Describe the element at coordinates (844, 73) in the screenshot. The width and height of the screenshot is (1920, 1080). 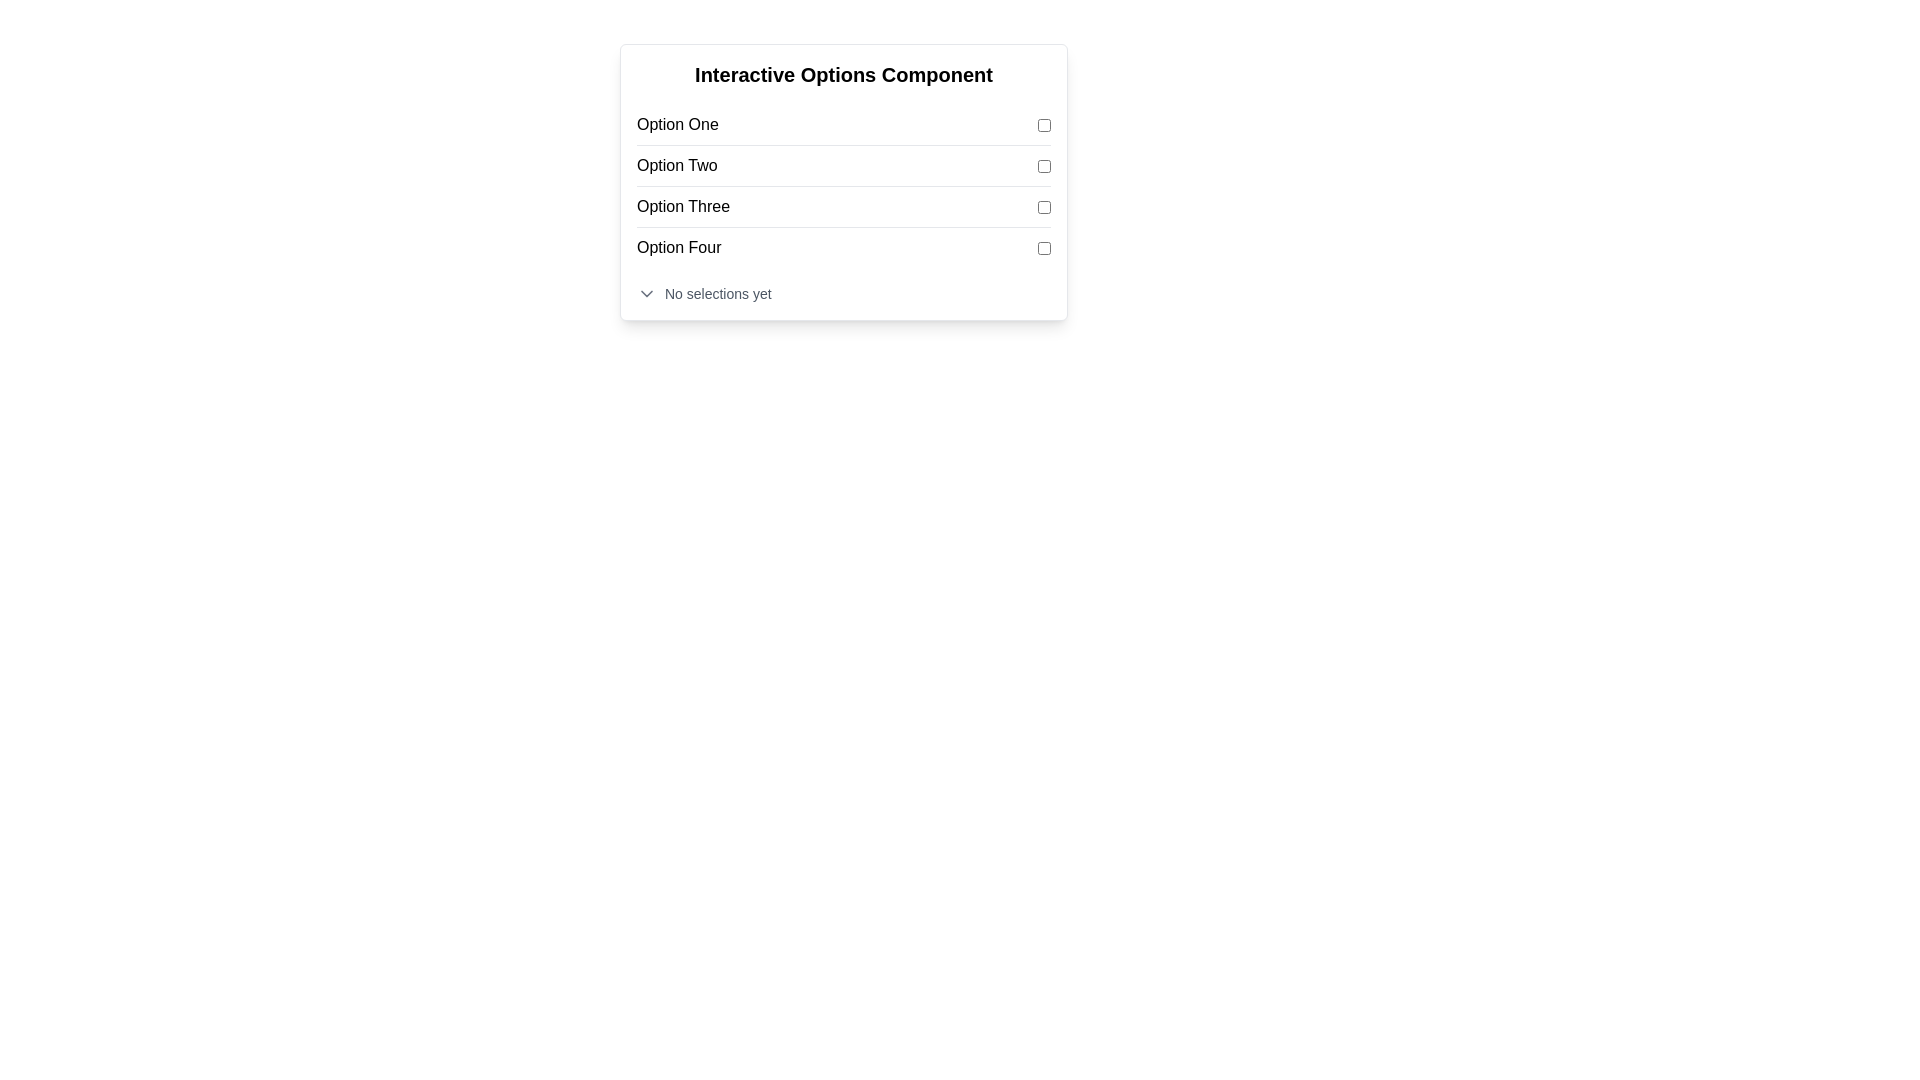
I see `the bold text header labeled 'Interactive Options Component' located at the top of the panel` at that location.